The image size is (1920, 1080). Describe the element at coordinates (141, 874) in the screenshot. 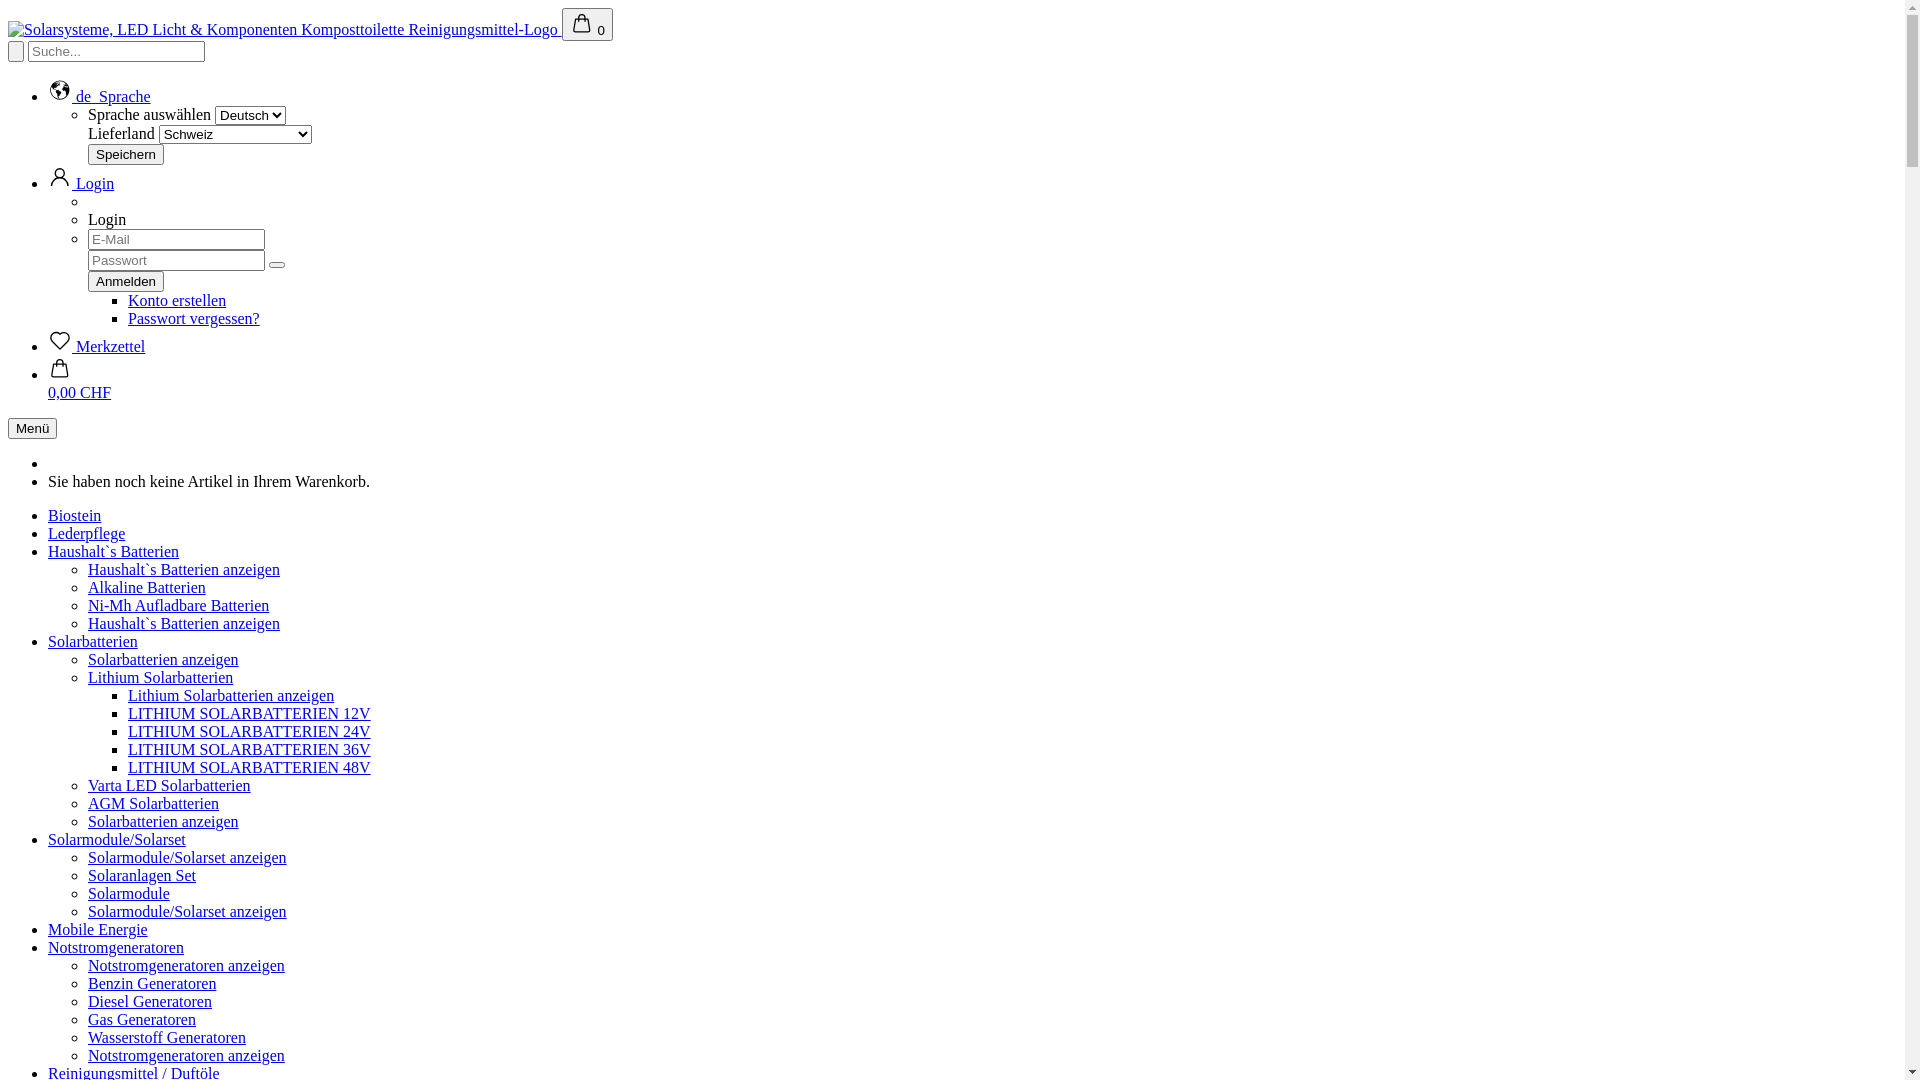

I see `'Solaranlagen Set'` at that location.